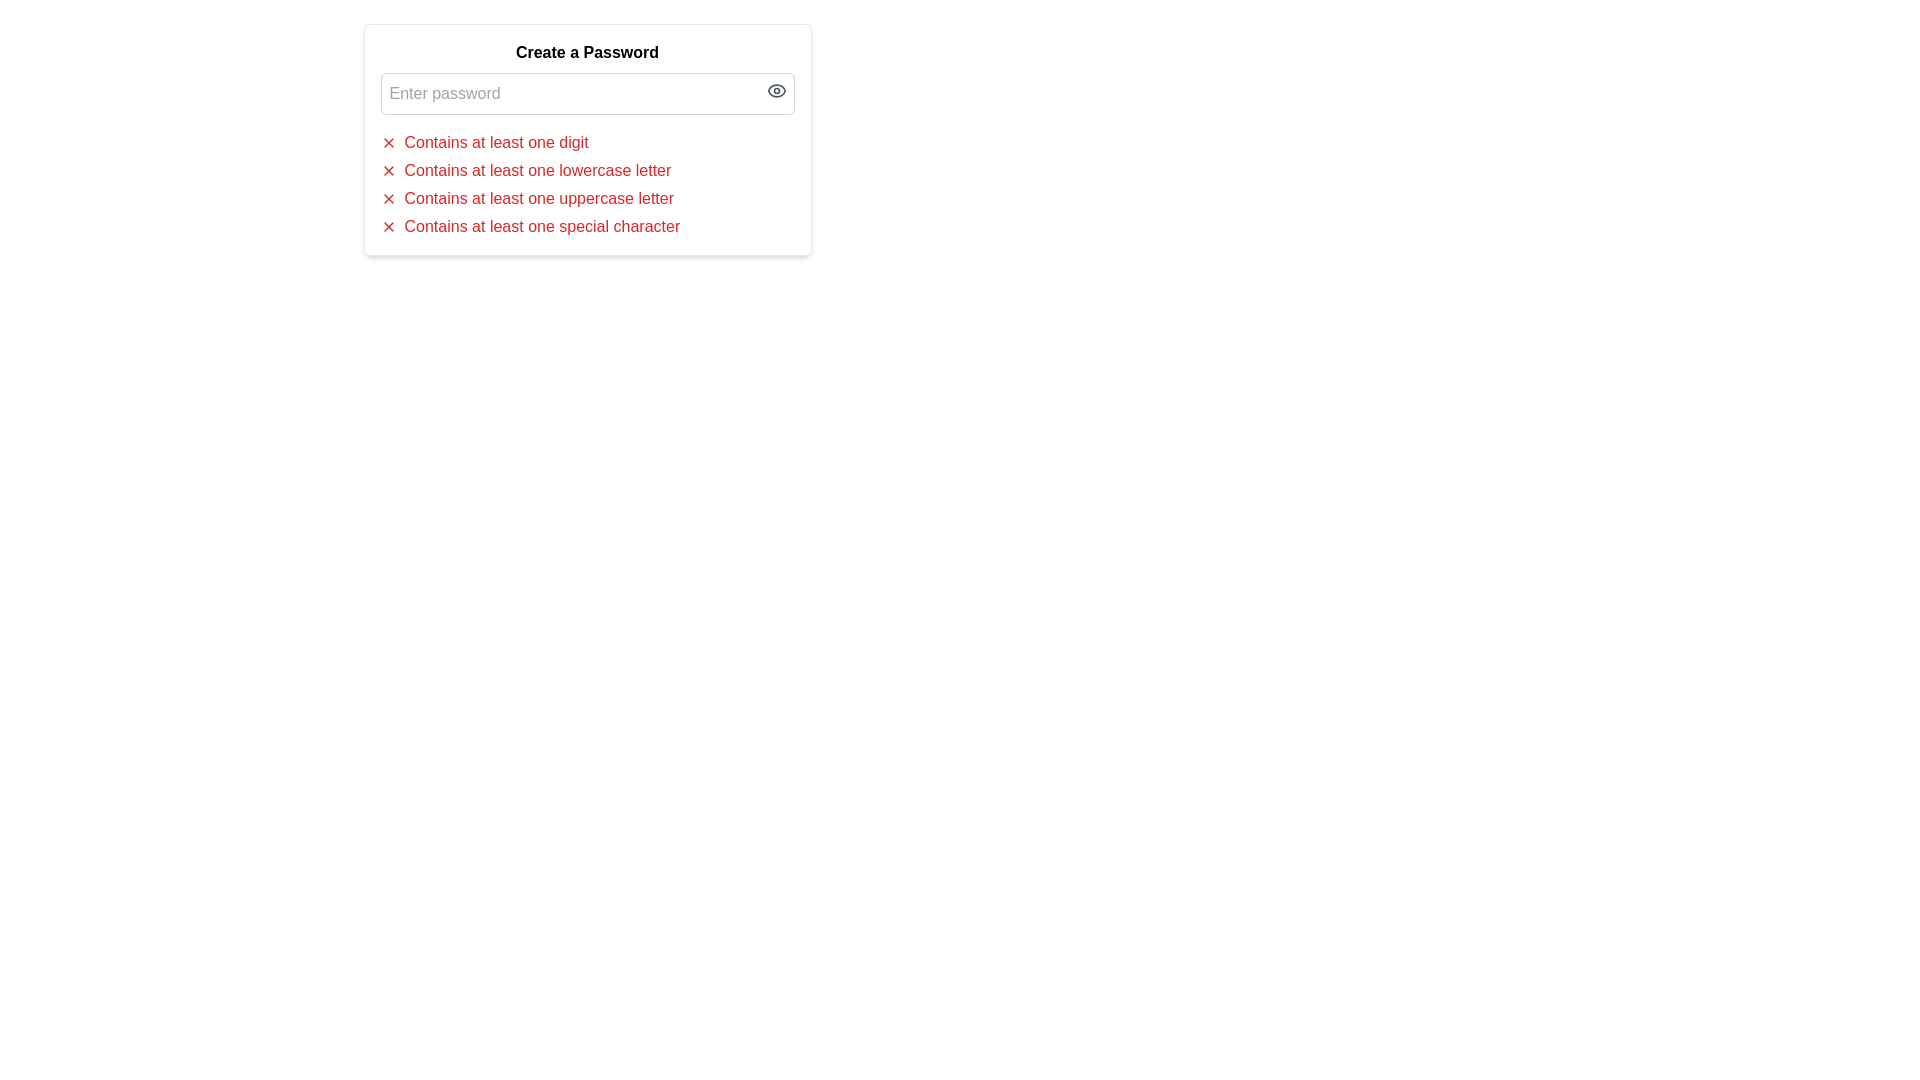  Describe the element at coordinates (586, 93) in the screenshot. I see `the Password Input field for focusing, which is the first interactive element in the 'Create a Password' panel` at that location.